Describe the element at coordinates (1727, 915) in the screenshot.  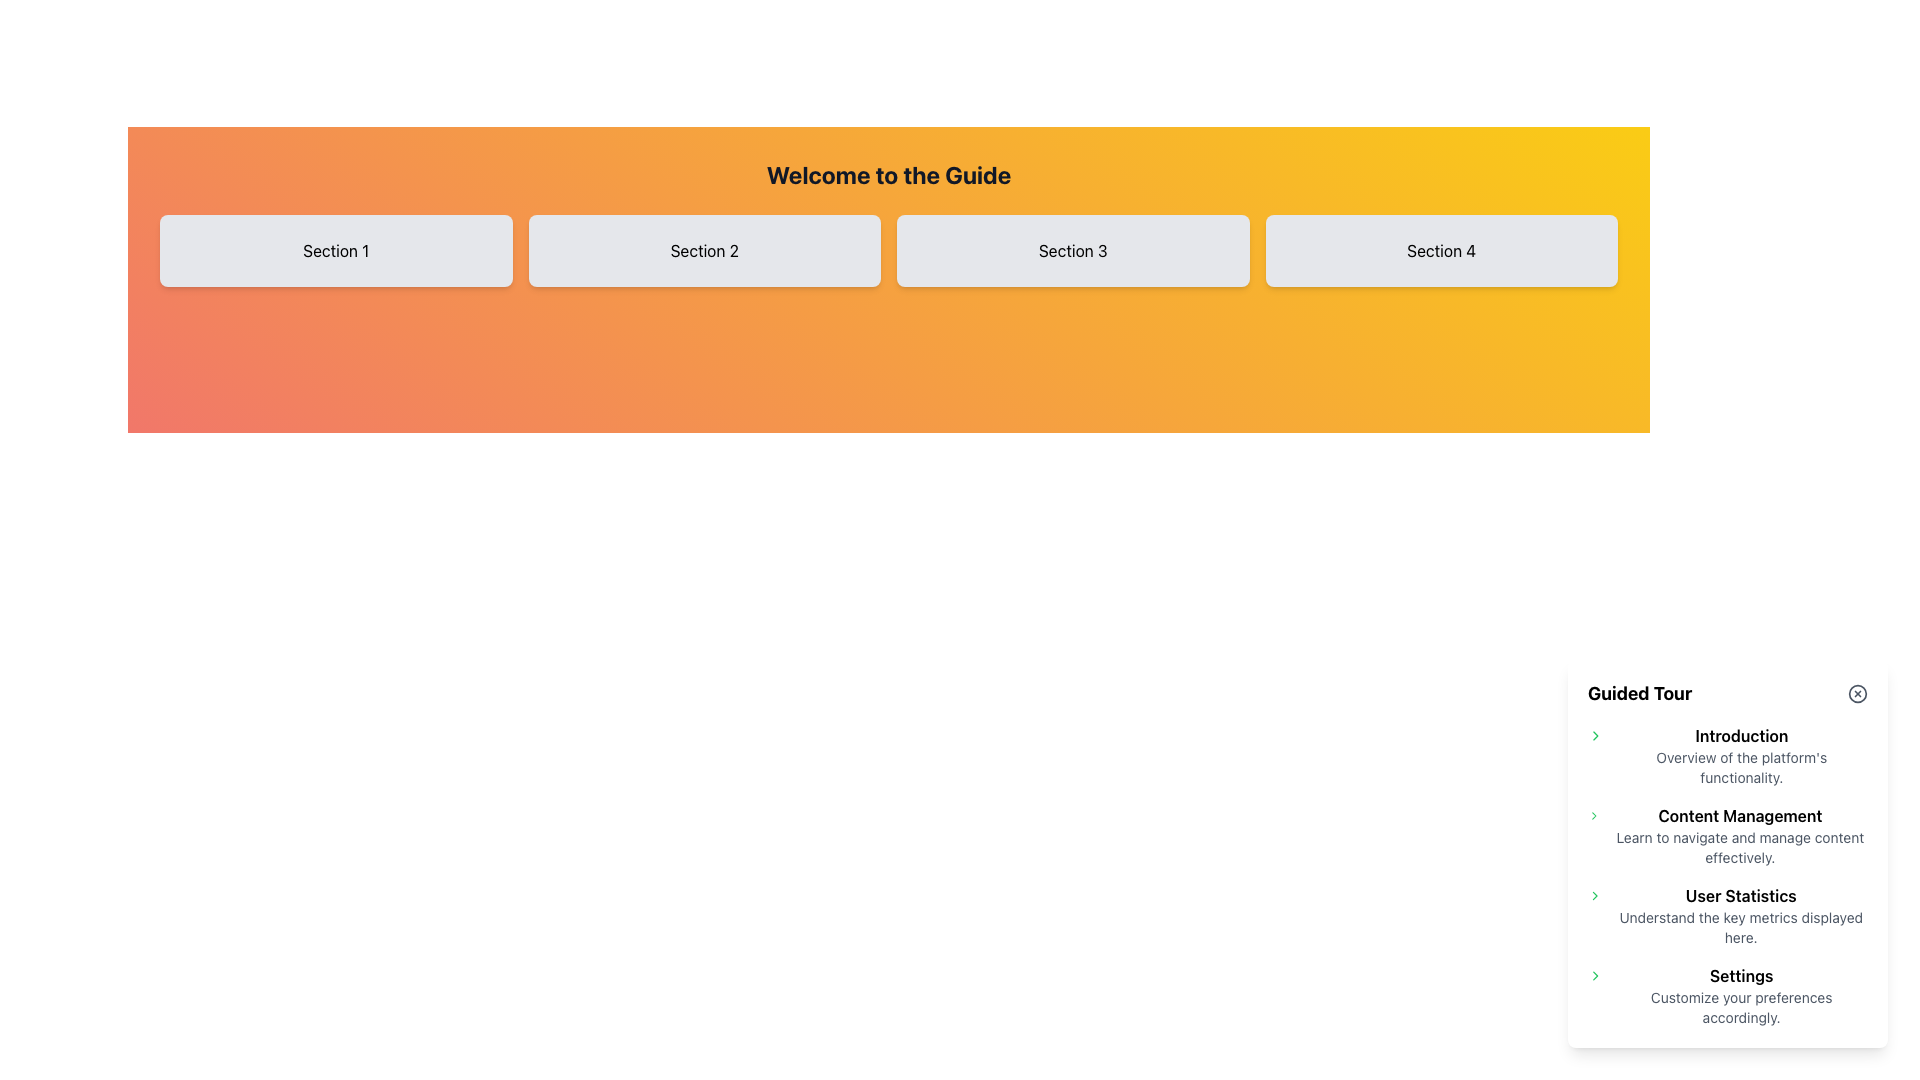
I see `the green chevron icon next to the 'User Statistics' title` at that location.